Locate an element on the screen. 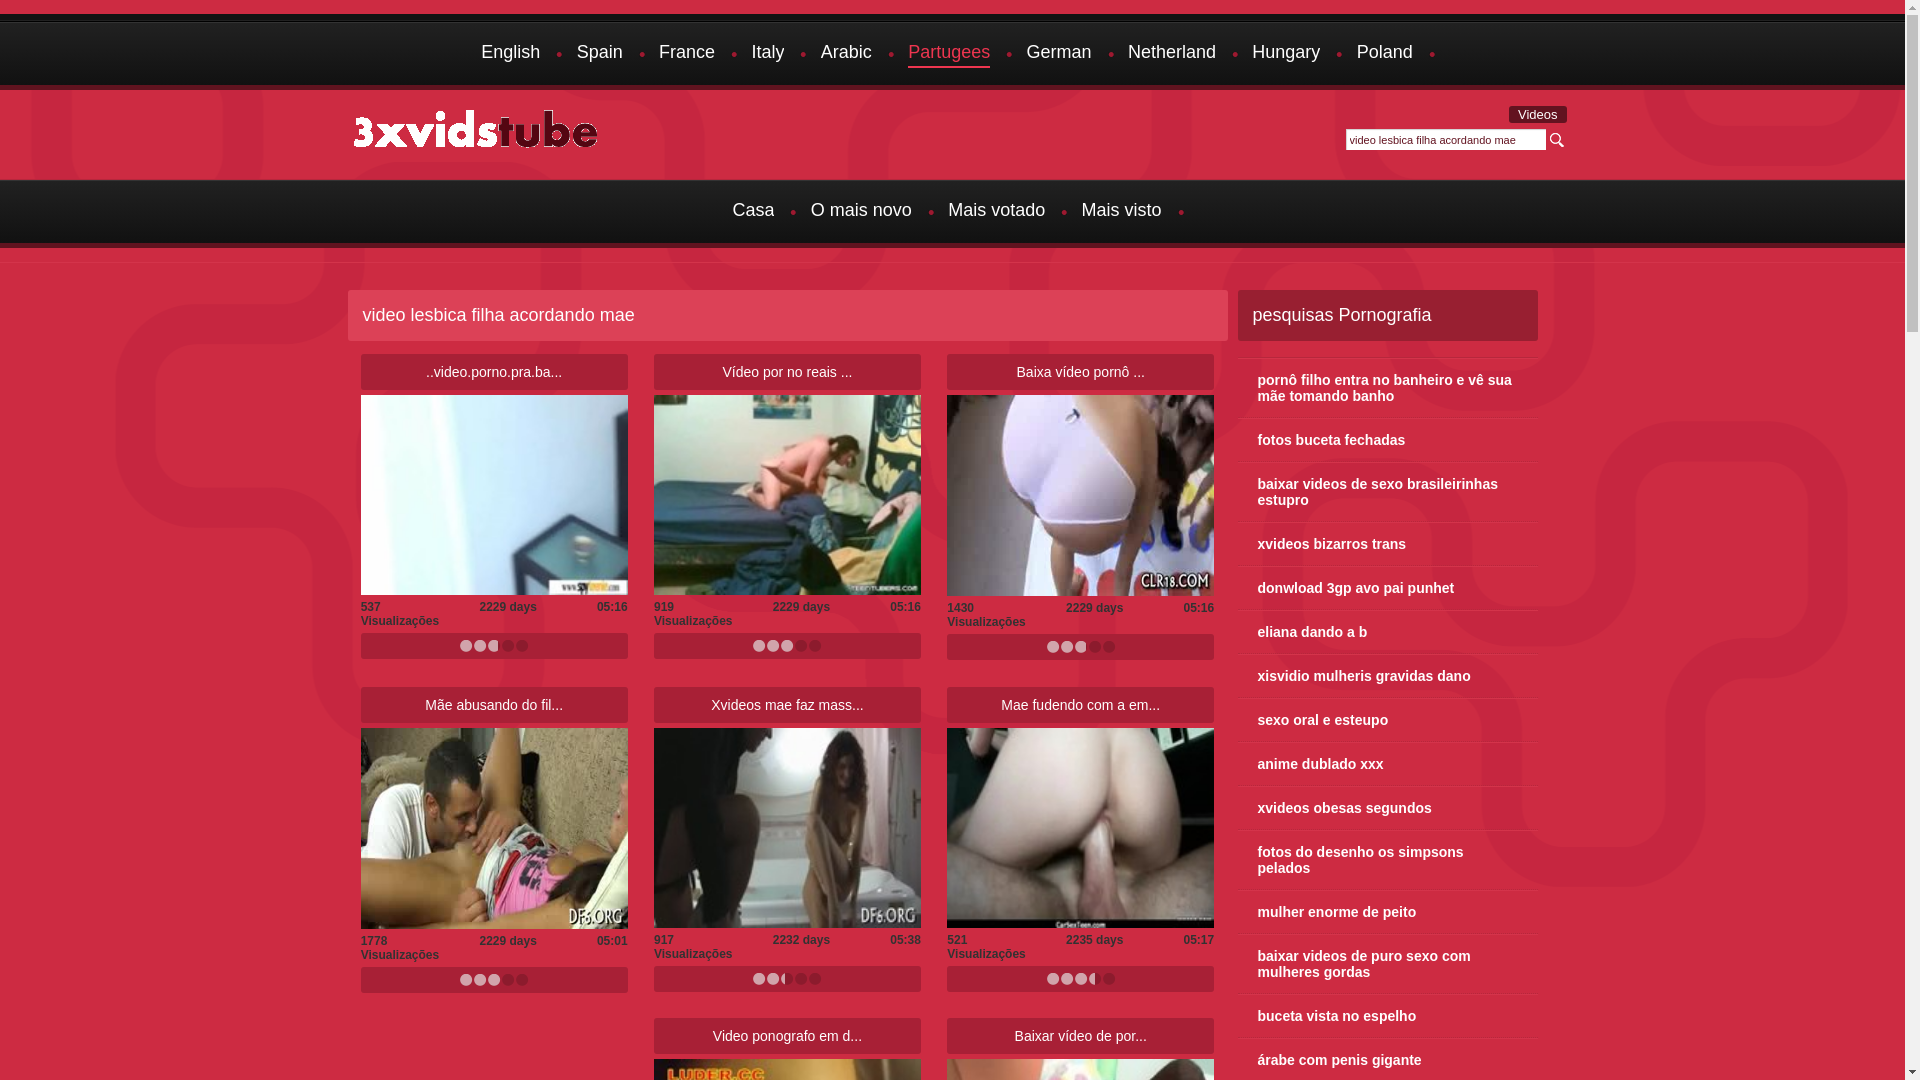 This screenshot has height=1080, width=1920. 'baixar videos de puro sexo com mulheres gordas' is located at coordinates (1386, 963).